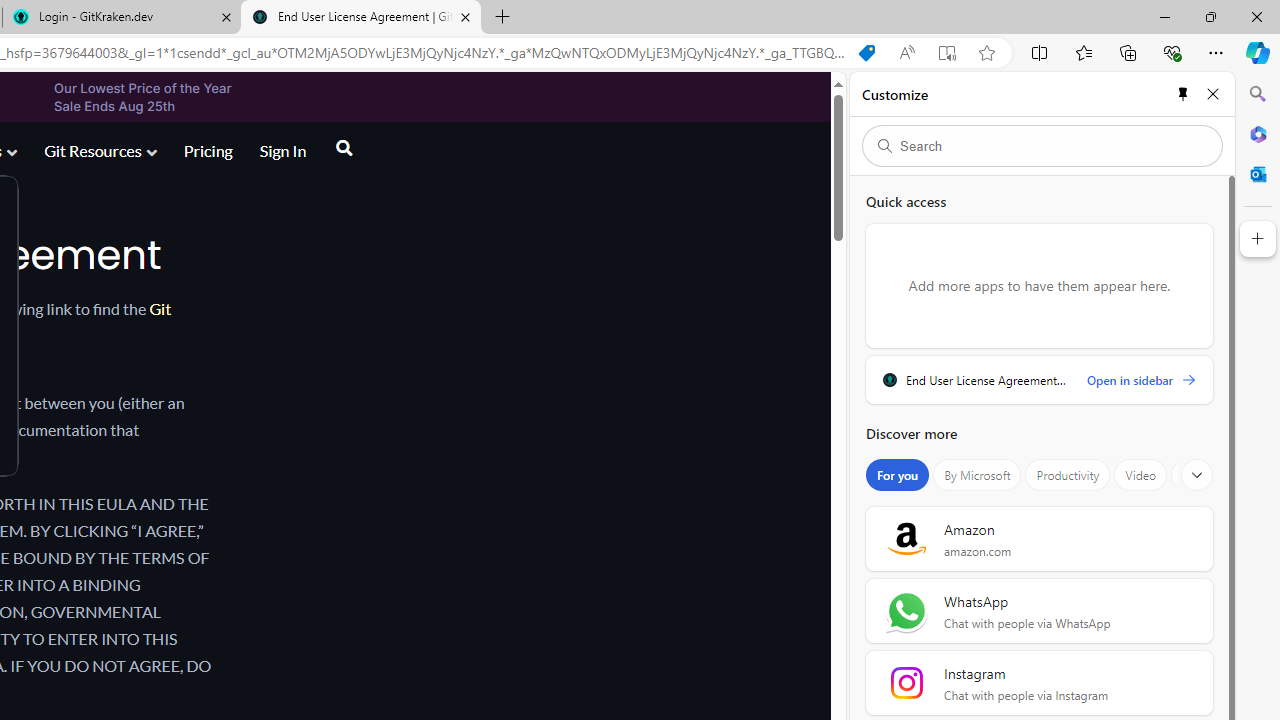  Describe the element at coordinates (281, 149) in the screenshot. I see `'Sign In'` at that location.